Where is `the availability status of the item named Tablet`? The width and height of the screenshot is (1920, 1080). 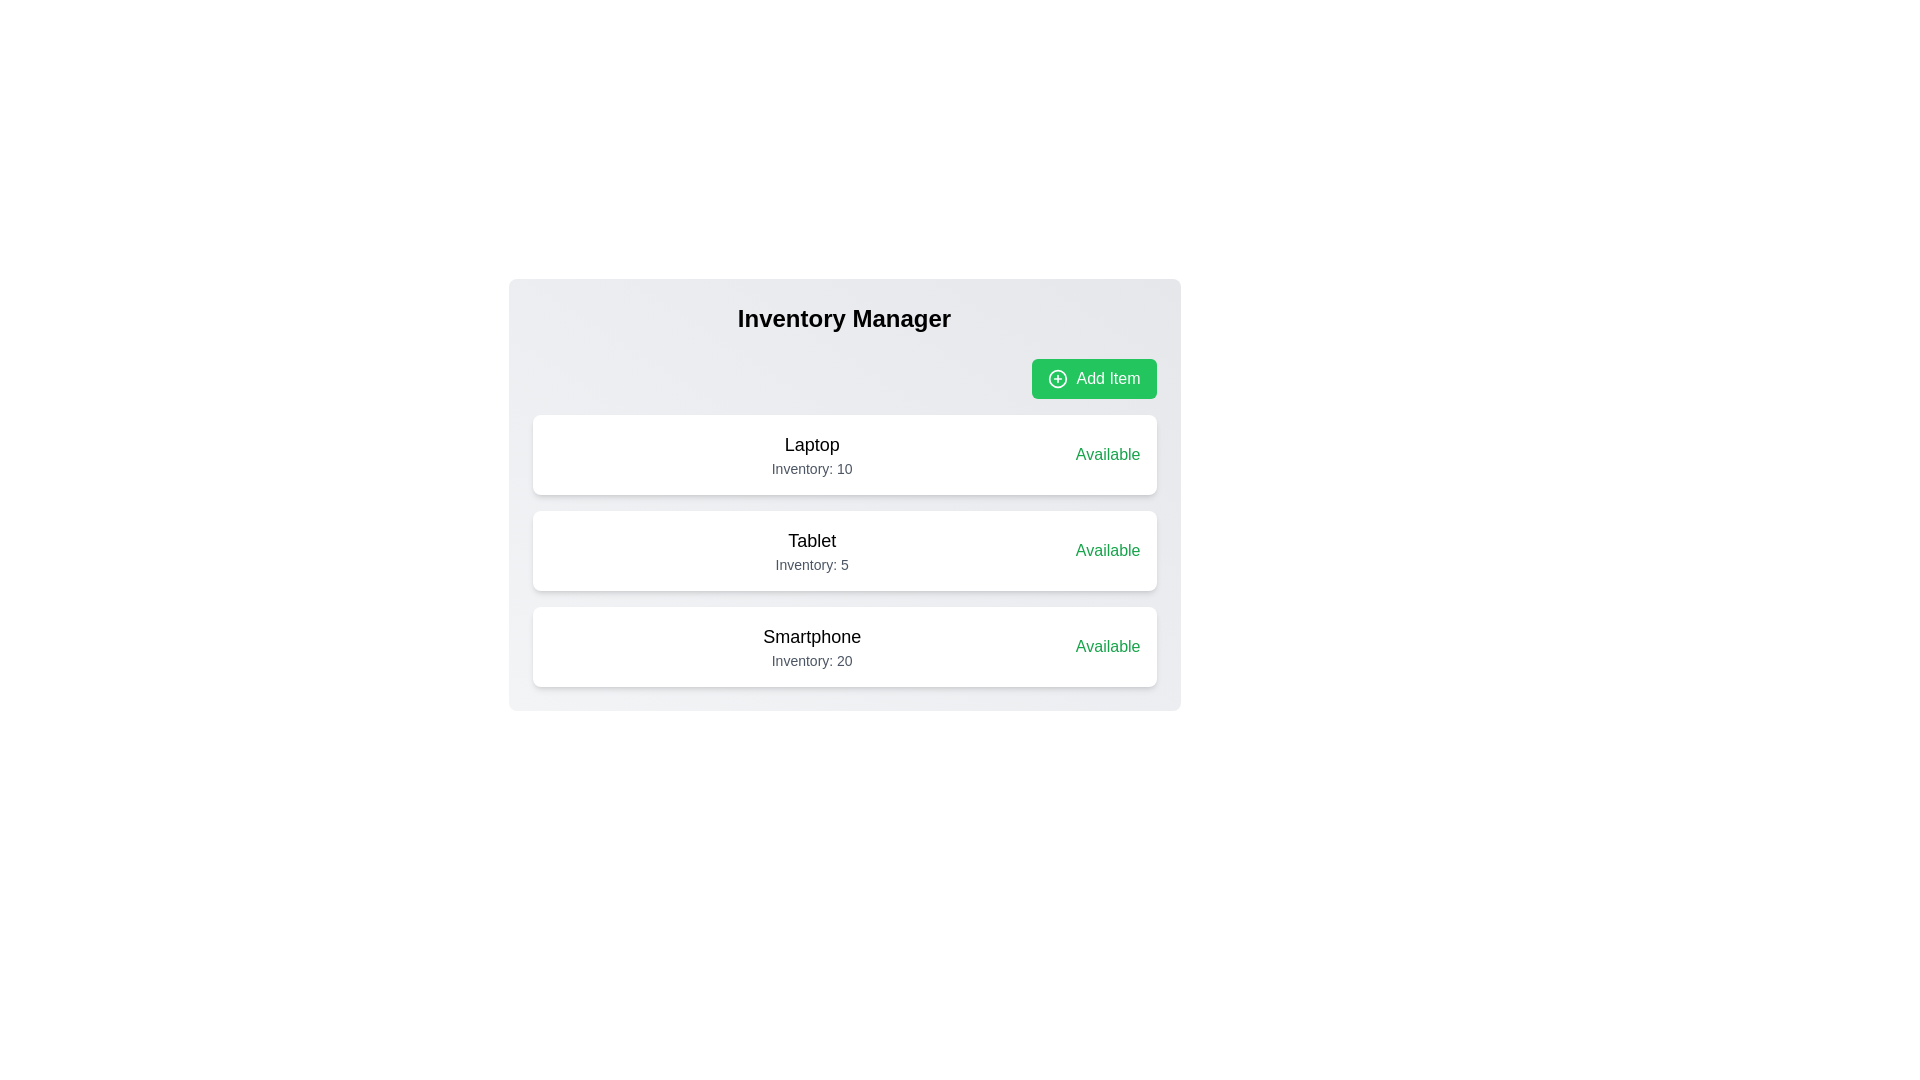
the availability status of the item named Tablet is located at coordinates (1107, 551).